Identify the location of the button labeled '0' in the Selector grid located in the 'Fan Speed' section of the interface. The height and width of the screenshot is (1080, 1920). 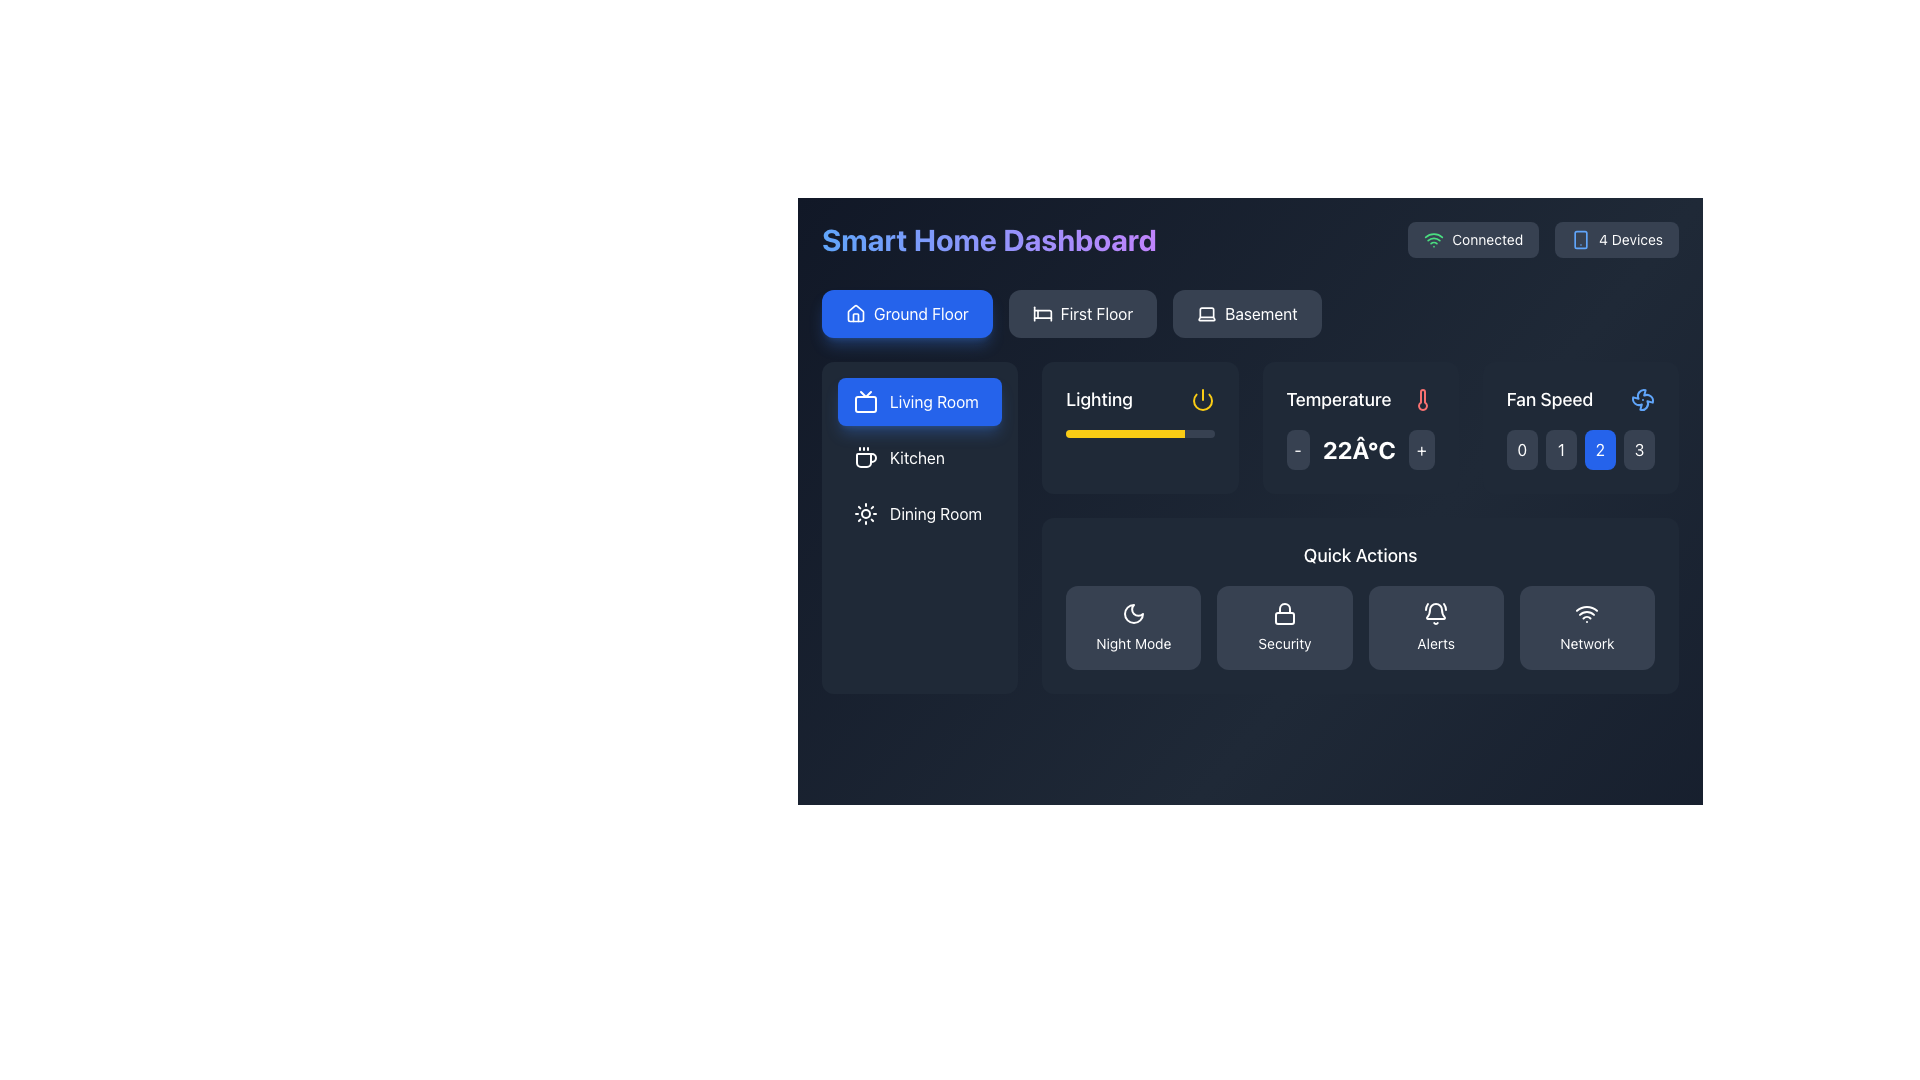
(1579, 450).